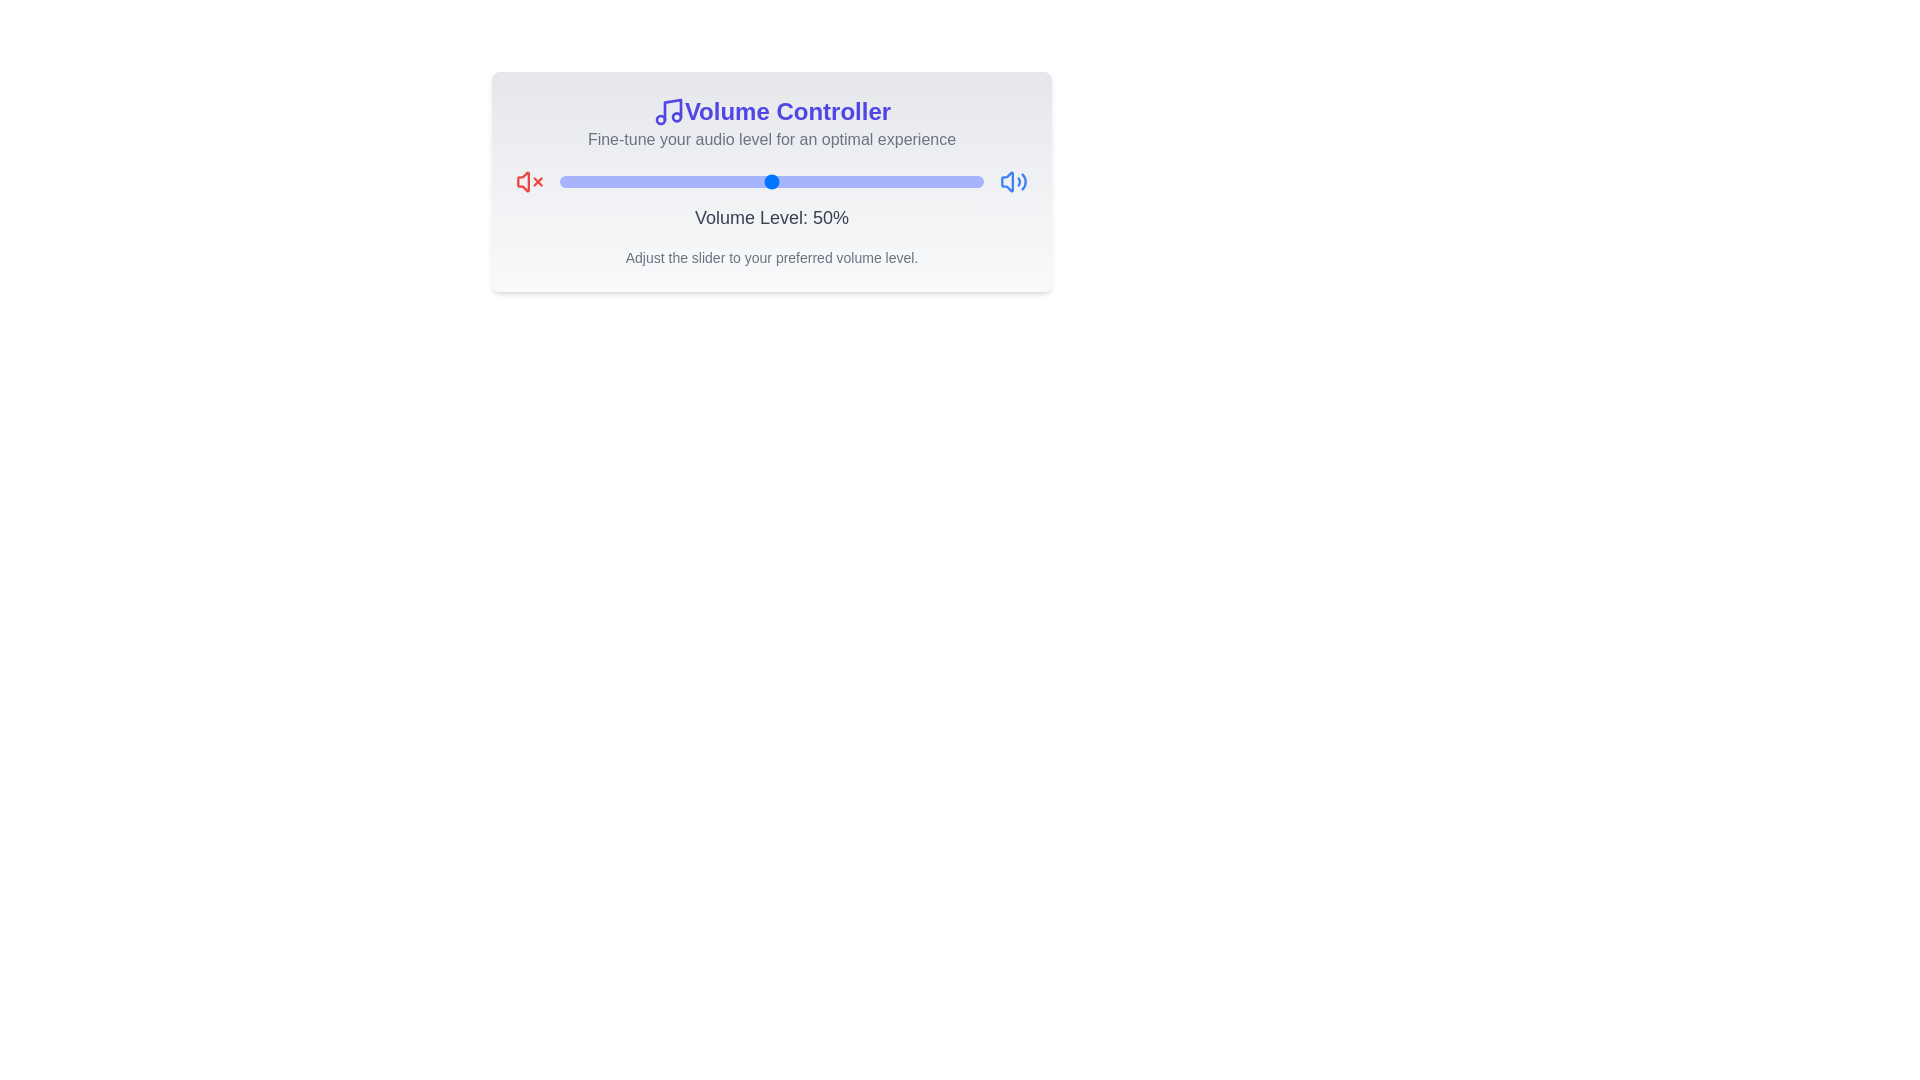 The image size is (1920, 1080). What do you see at coordinates (745, 181) in the screenshot?
I see `the volume slider to set the volume to 44%` at bounding box center [745, 181].